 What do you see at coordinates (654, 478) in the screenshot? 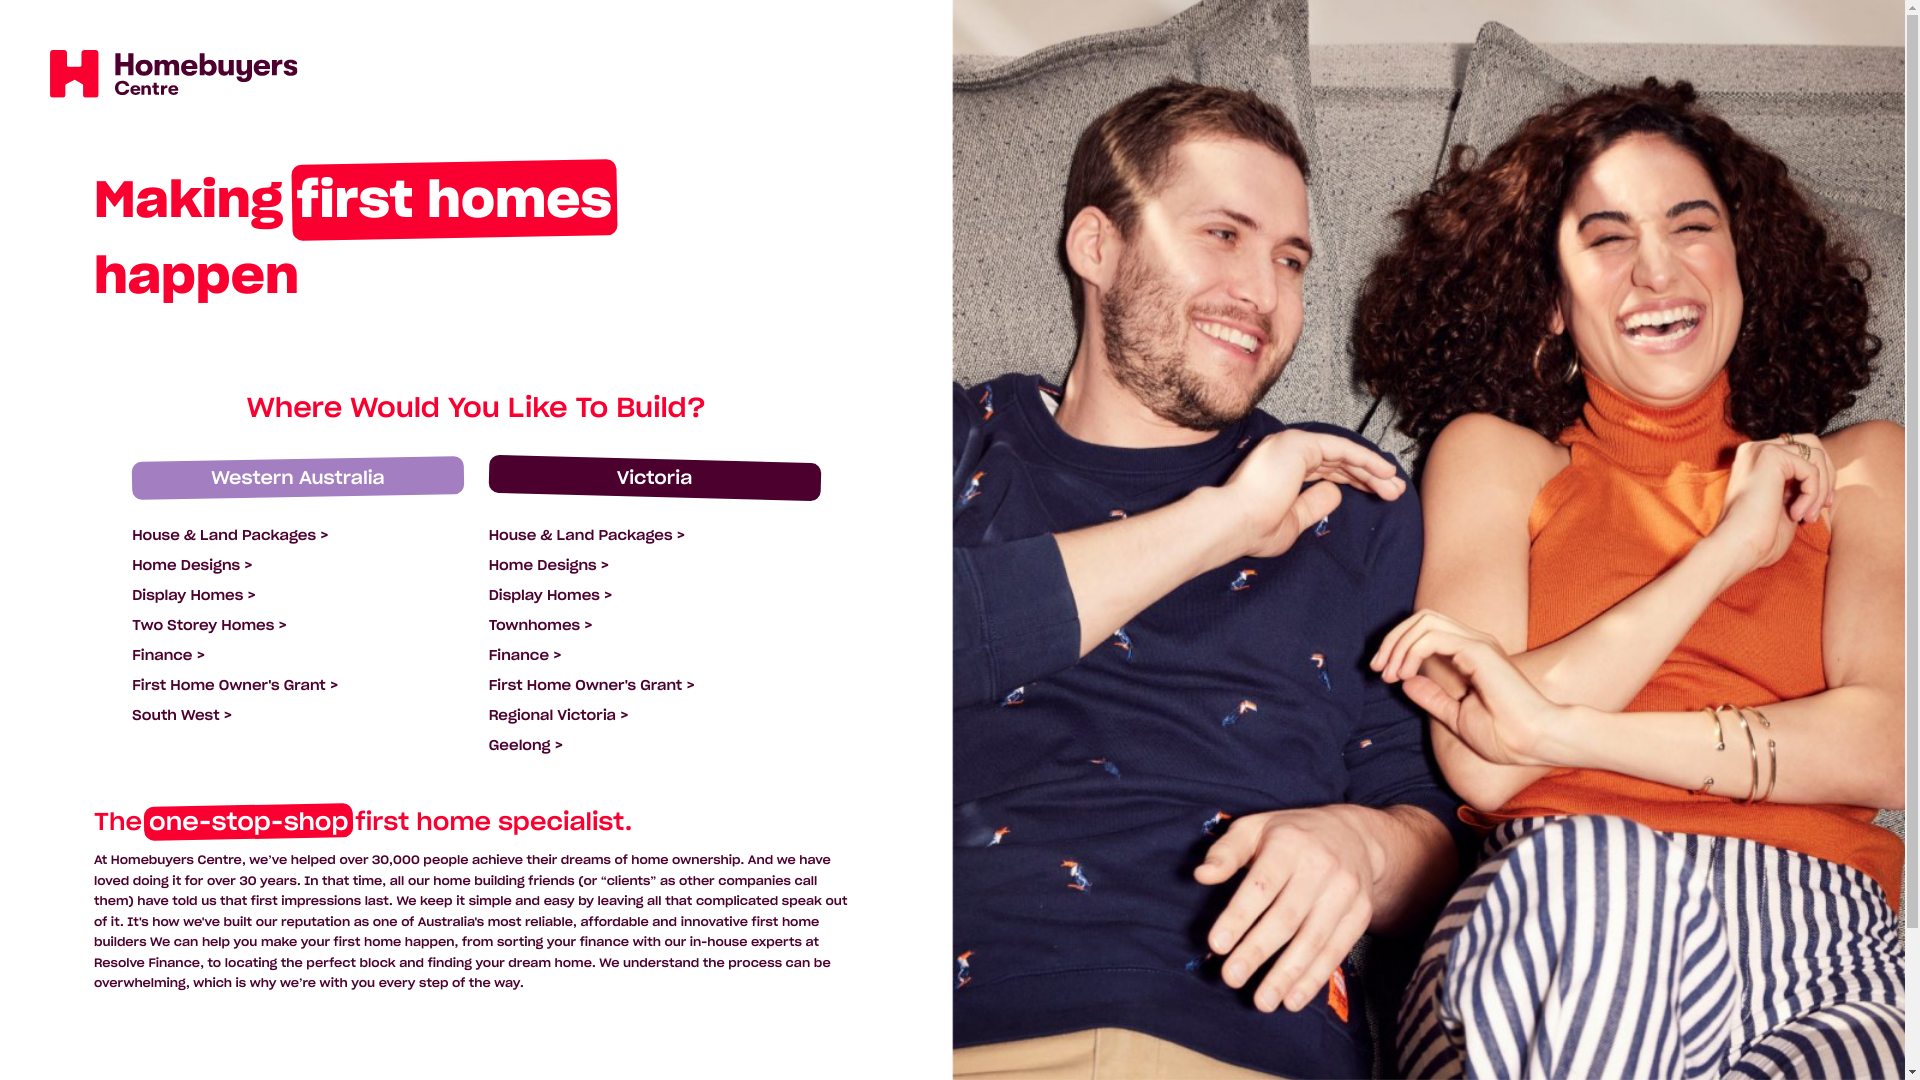
I see `'Victoria'` at bounding box center [654, 478].